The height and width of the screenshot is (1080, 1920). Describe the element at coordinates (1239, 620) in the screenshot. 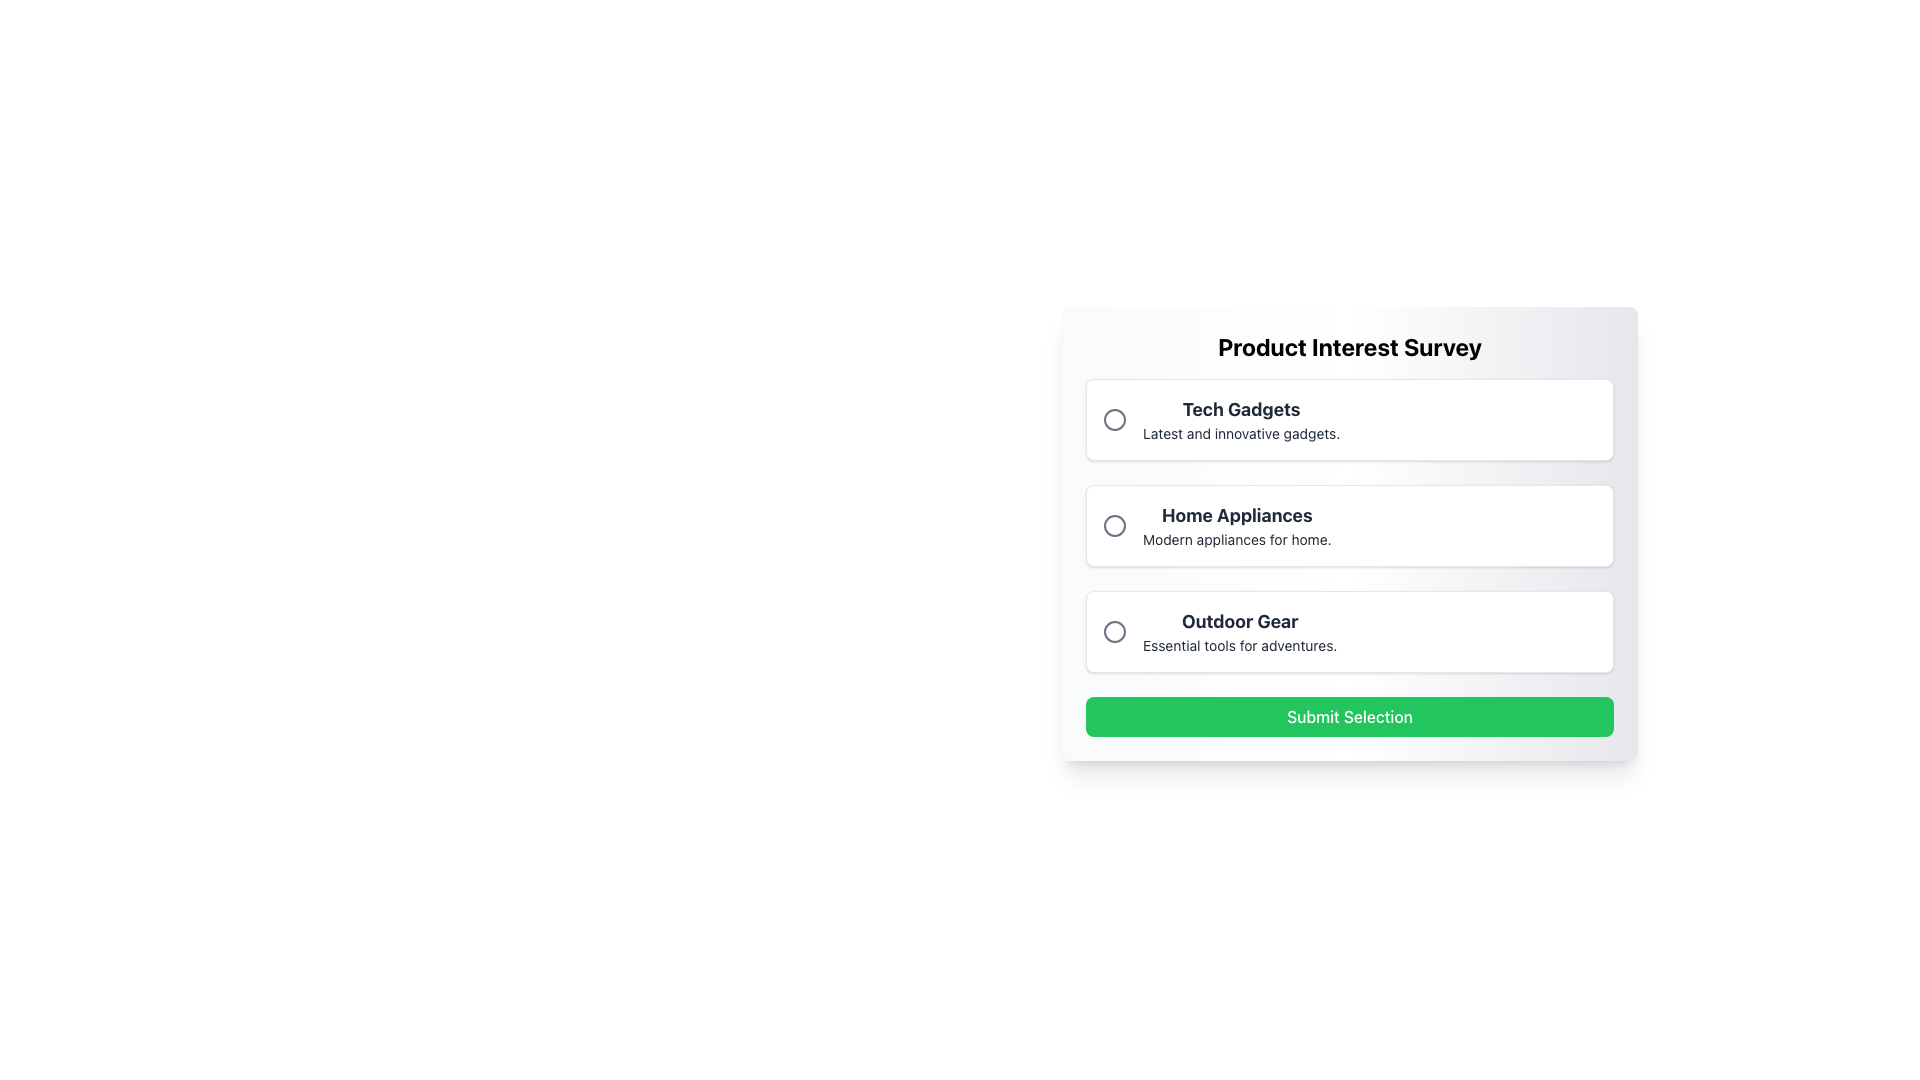

I see `the label for the third selectable option in the survey, which conveys the category name 'Outdoor Gear', located above the description 'Essential tools for adventures'` at that location.